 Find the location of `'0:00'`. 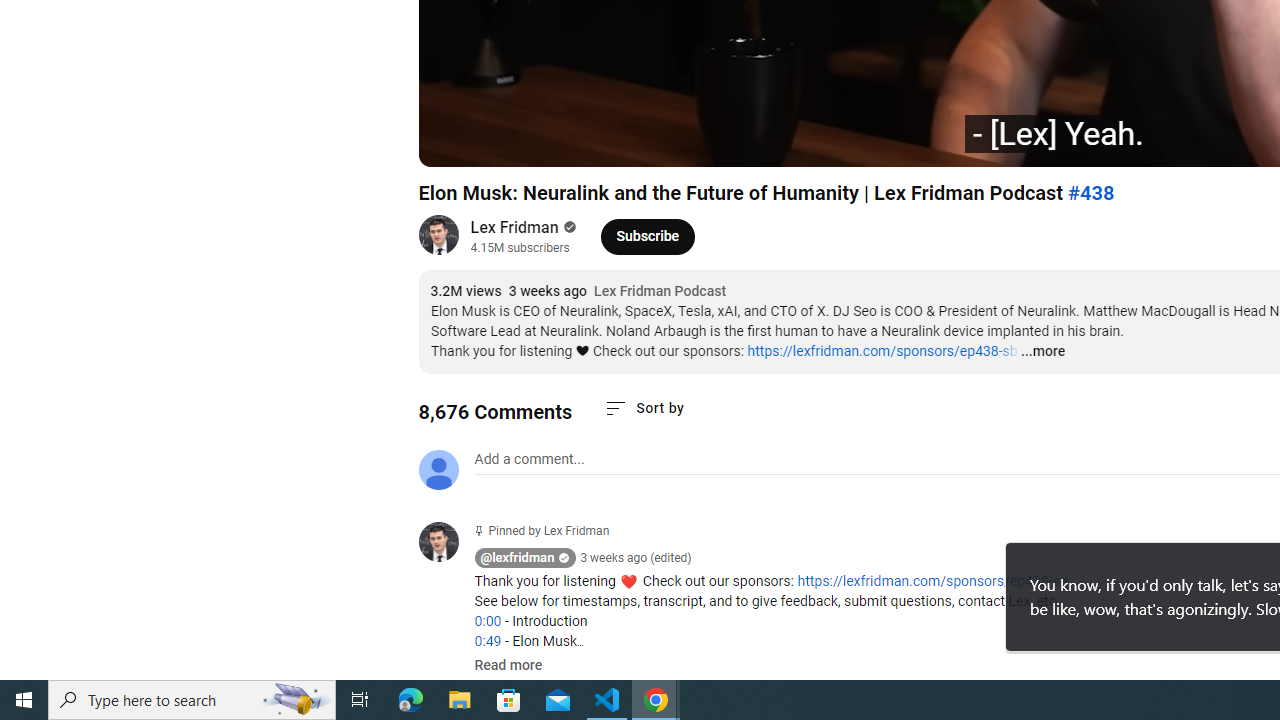

'0:00' is located at coordinates (487, 620).